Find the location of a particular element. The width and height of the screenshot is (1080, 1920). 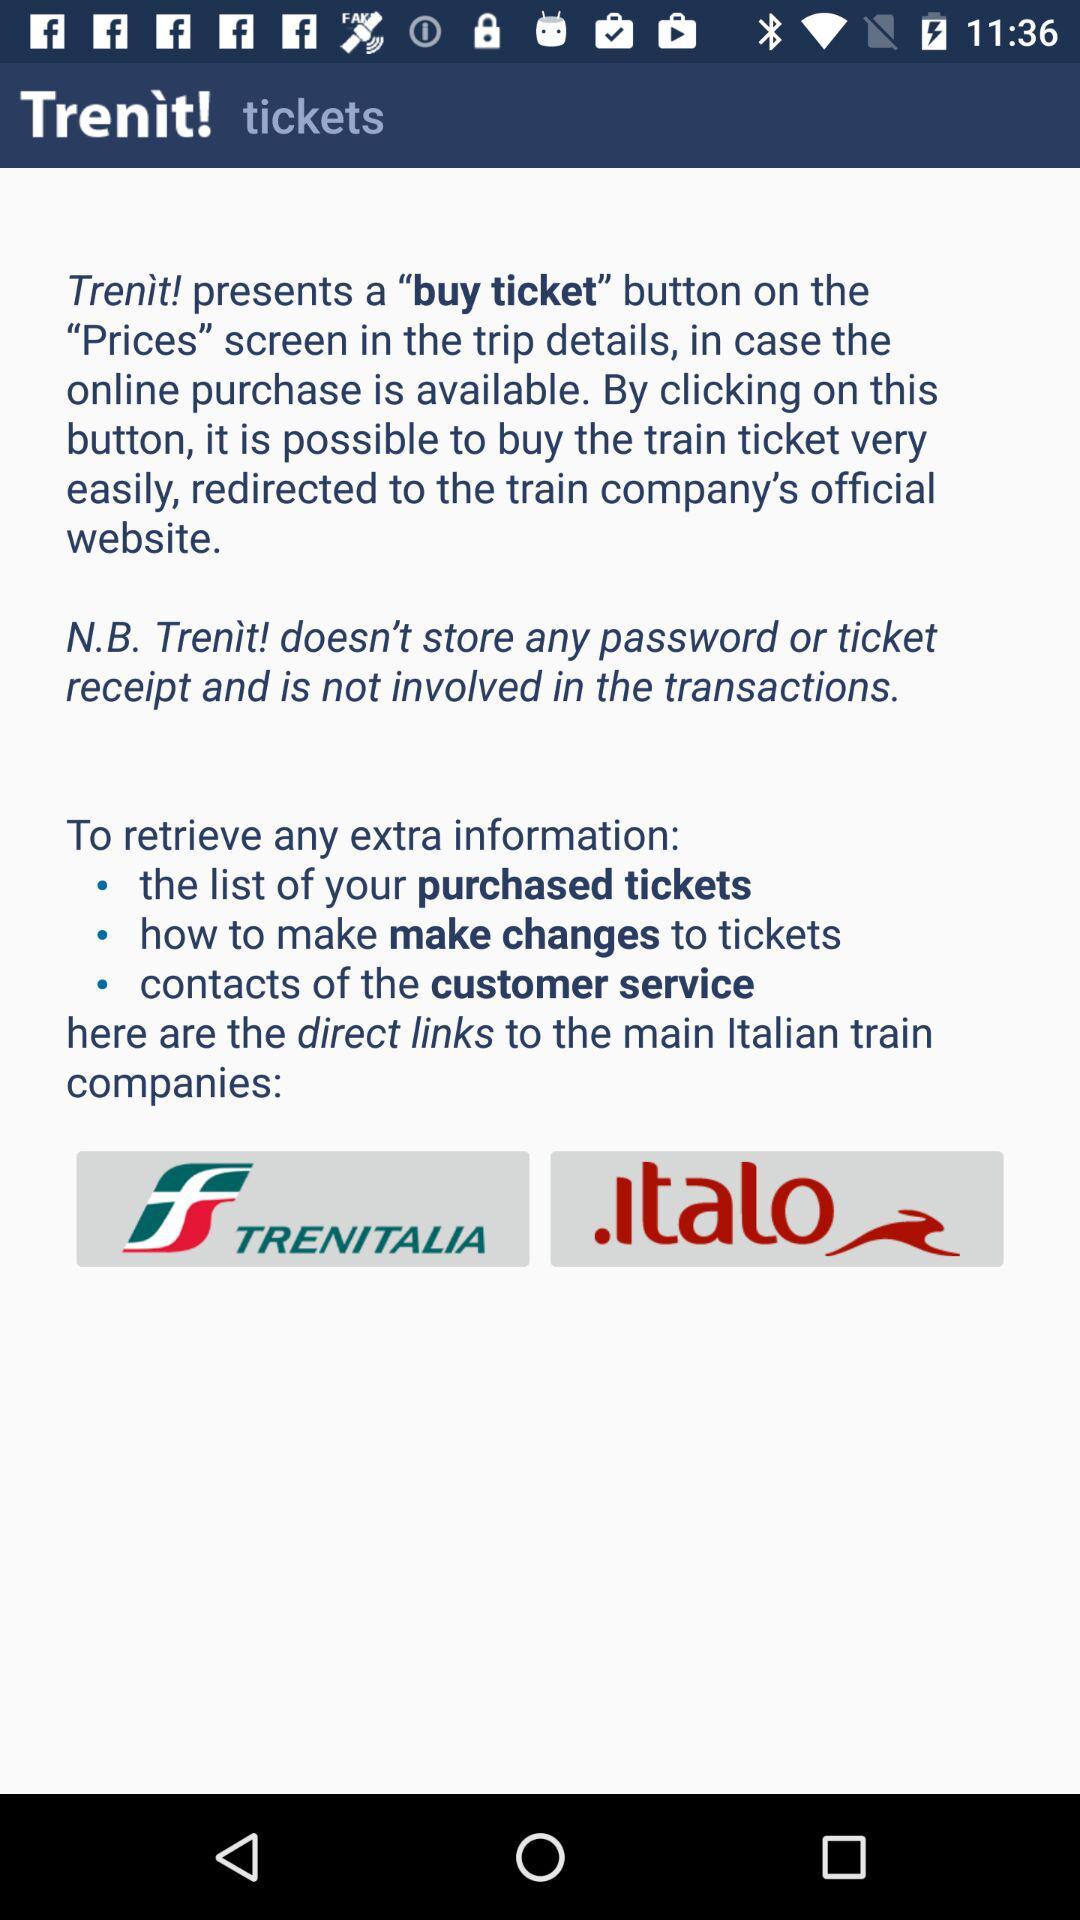

the icon to the left of tickets item is located at coordinates (116, 114).